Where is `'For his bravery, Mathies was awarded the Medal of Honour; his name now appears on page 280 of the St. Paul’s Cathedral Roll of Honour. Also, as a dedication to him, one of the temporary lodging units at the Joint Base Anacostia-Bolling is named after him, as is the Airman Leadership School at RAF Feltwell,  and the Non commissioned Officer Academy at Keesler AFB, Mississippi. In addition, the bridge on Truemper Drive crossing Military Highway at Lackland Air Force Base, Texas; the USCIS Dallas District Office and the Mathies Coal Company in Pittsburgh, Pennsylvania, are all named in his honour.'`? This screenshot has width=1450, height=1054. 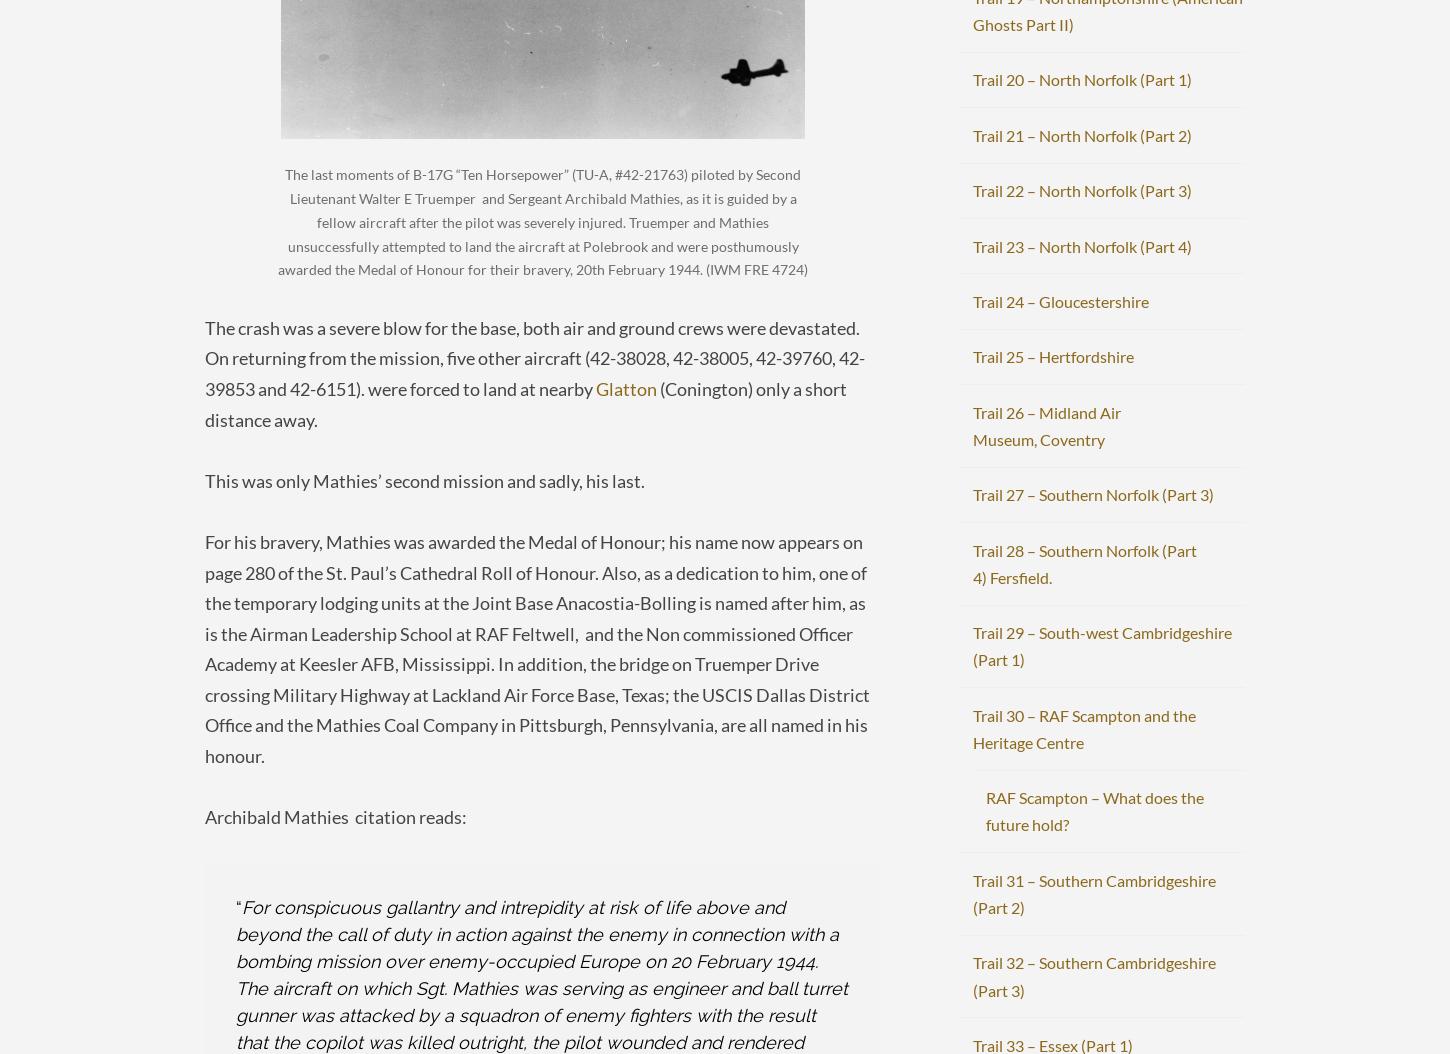 'For his bravery, Mathies was awarded the Medal of Honour; his name now appears on page 280 of the St. Paul’s Cathedral Roll of Honour. Also, as a dedication to him, one of the temporary lodging units at the Joint Base Anacostia-Bolling is named after him, as is the Airman Leadership School at RAF Feltwell,  and the Non commissioned Officer Academy at Keesler AFB, Mississippi. In addition, the bridge on Truemper Drive crossing Military Highway at Lackland Air Force Base, Texas; the USCIS Dallas District Office and the Mathies Coal Company in Pittsburgh, Pennsylvania, are all named in his honour.' is located at coordinates (537, 648).